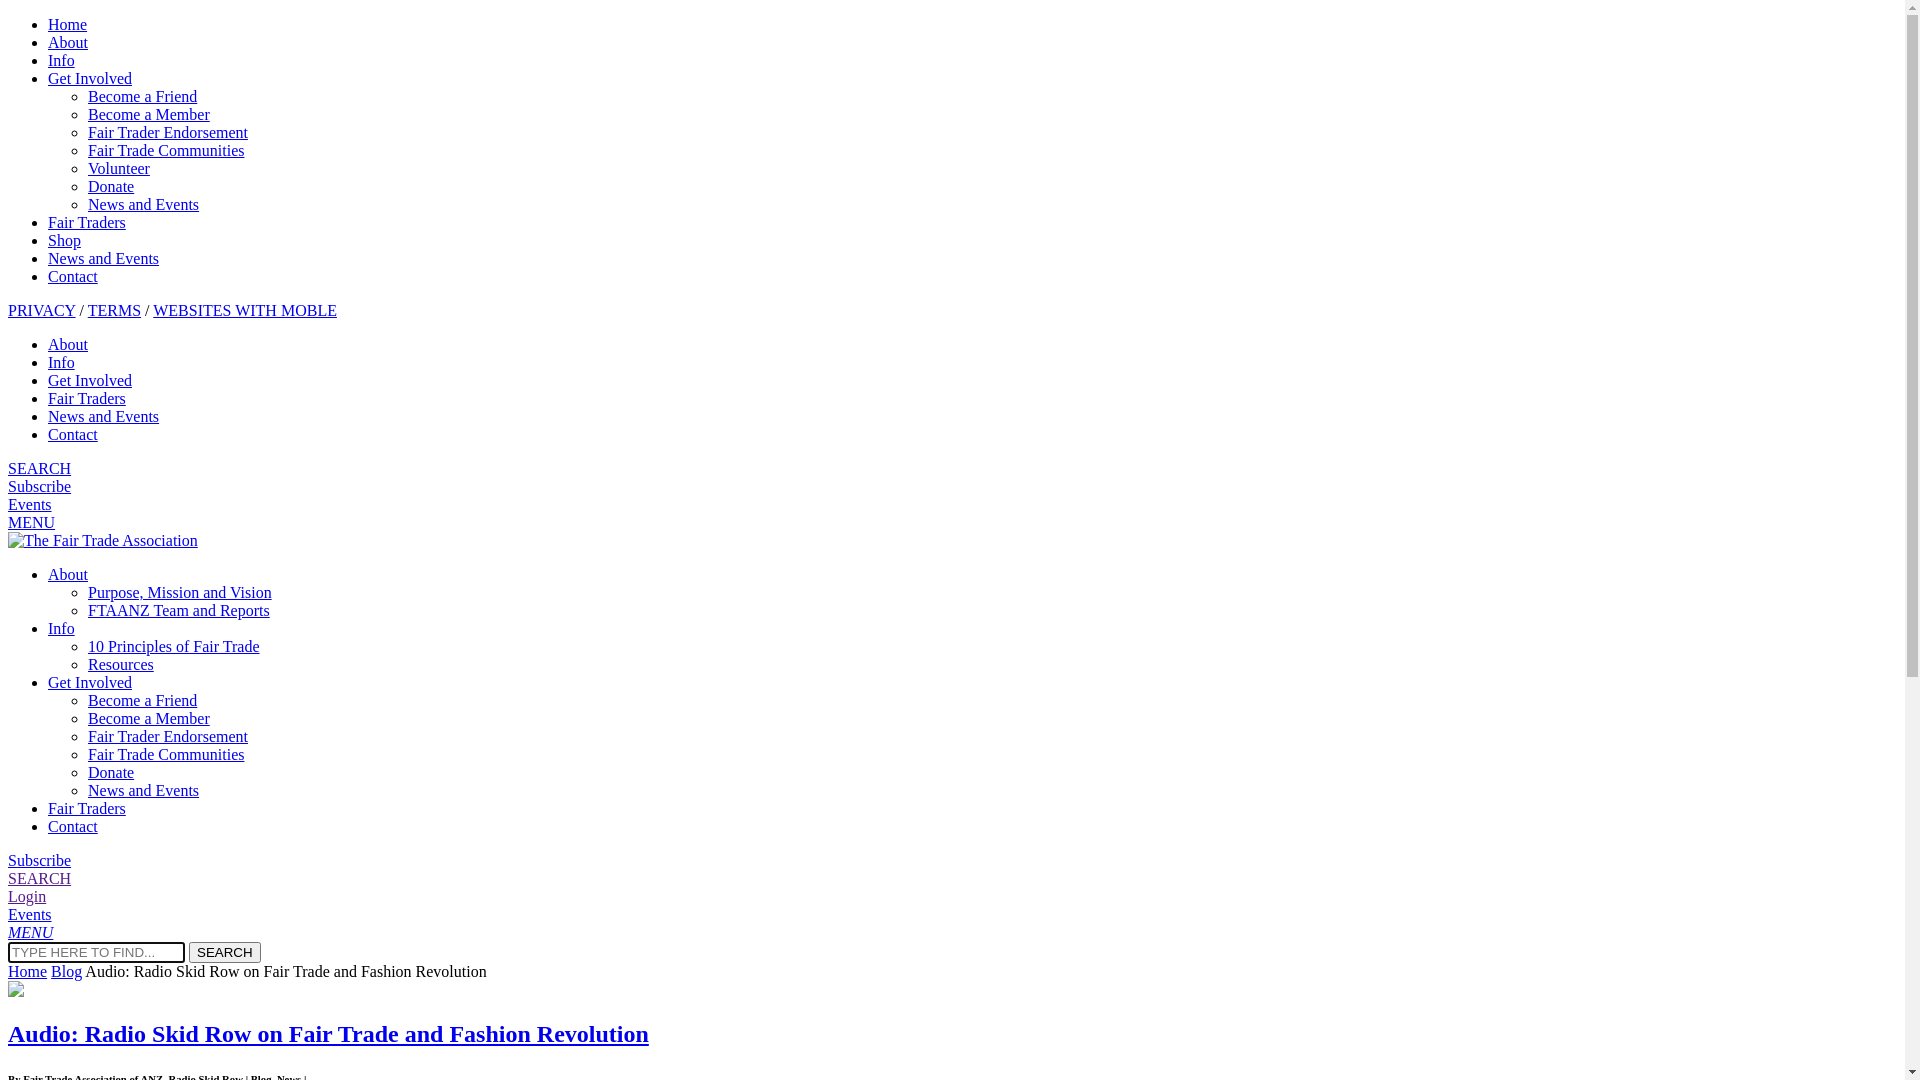  I want to click on 'About', so click(48, 42).